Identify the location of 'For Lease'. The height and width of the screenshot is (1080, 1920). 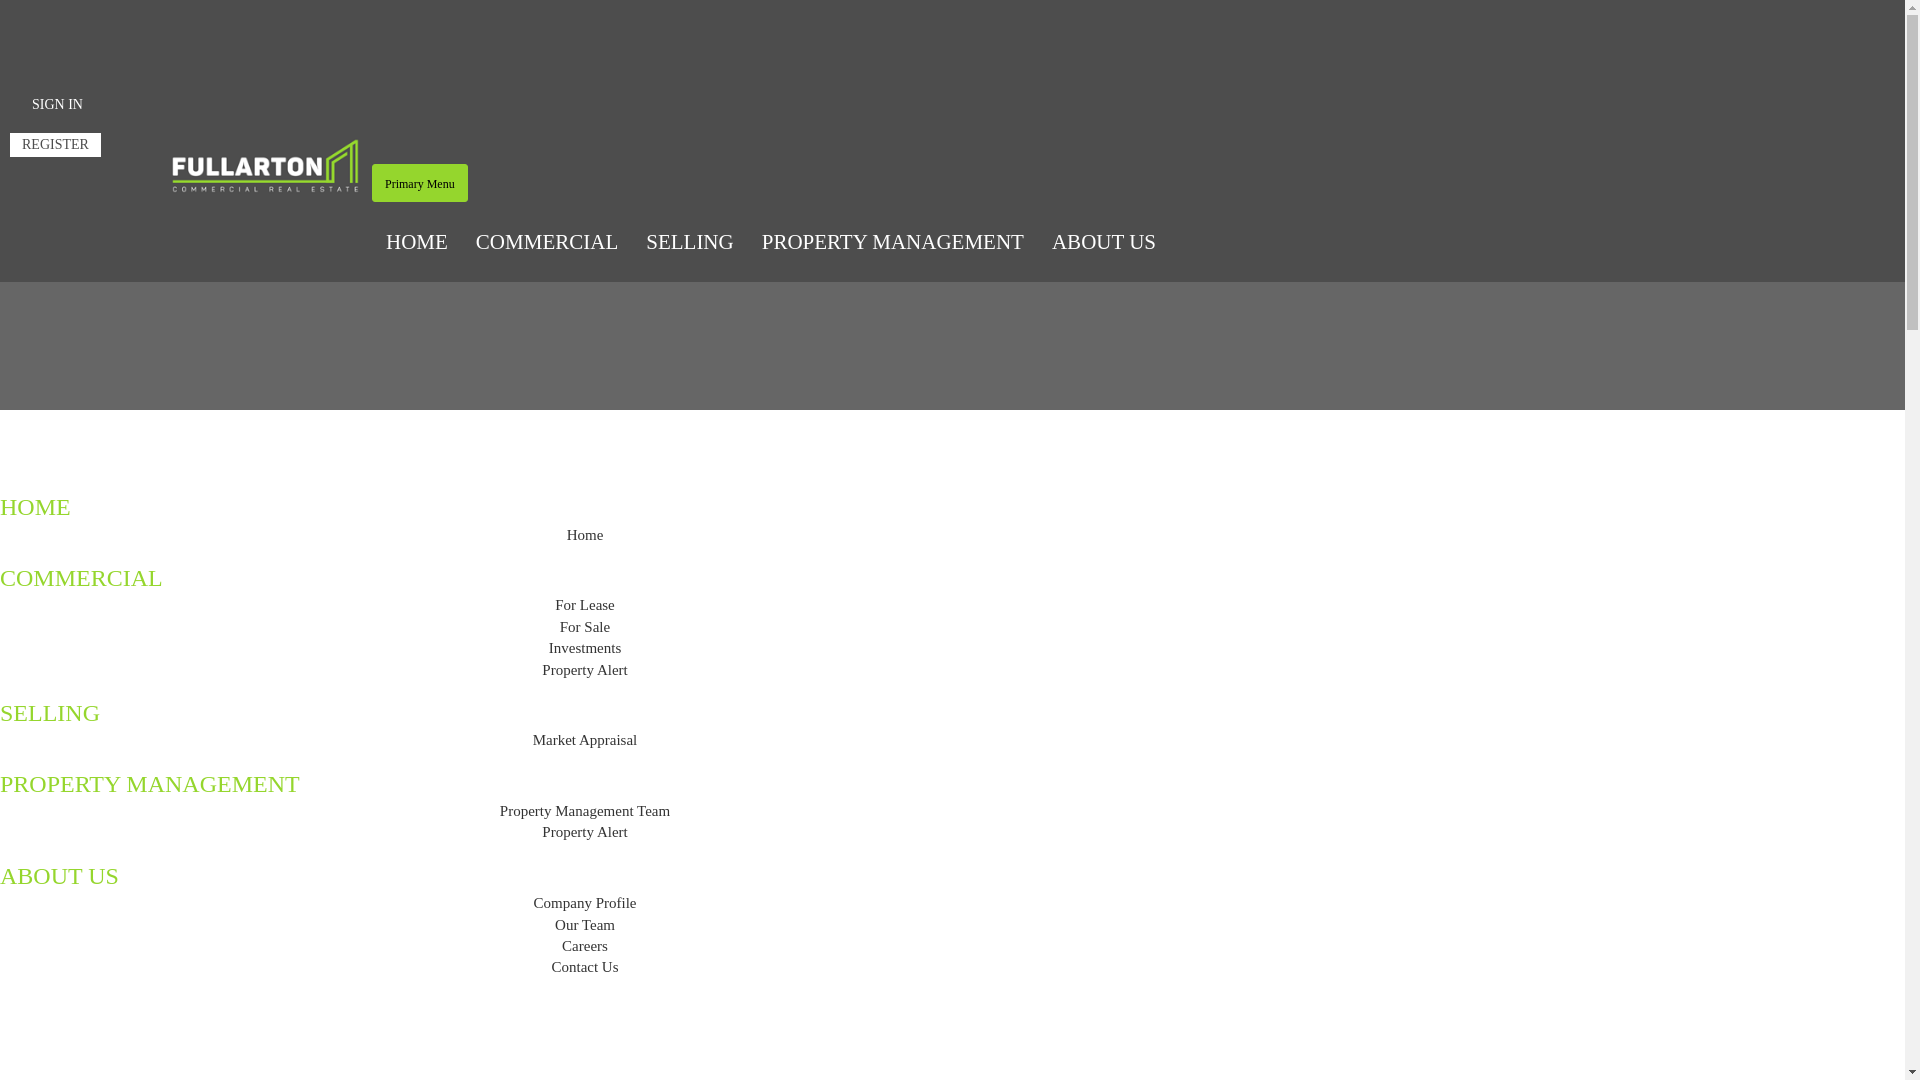
(584, 604).